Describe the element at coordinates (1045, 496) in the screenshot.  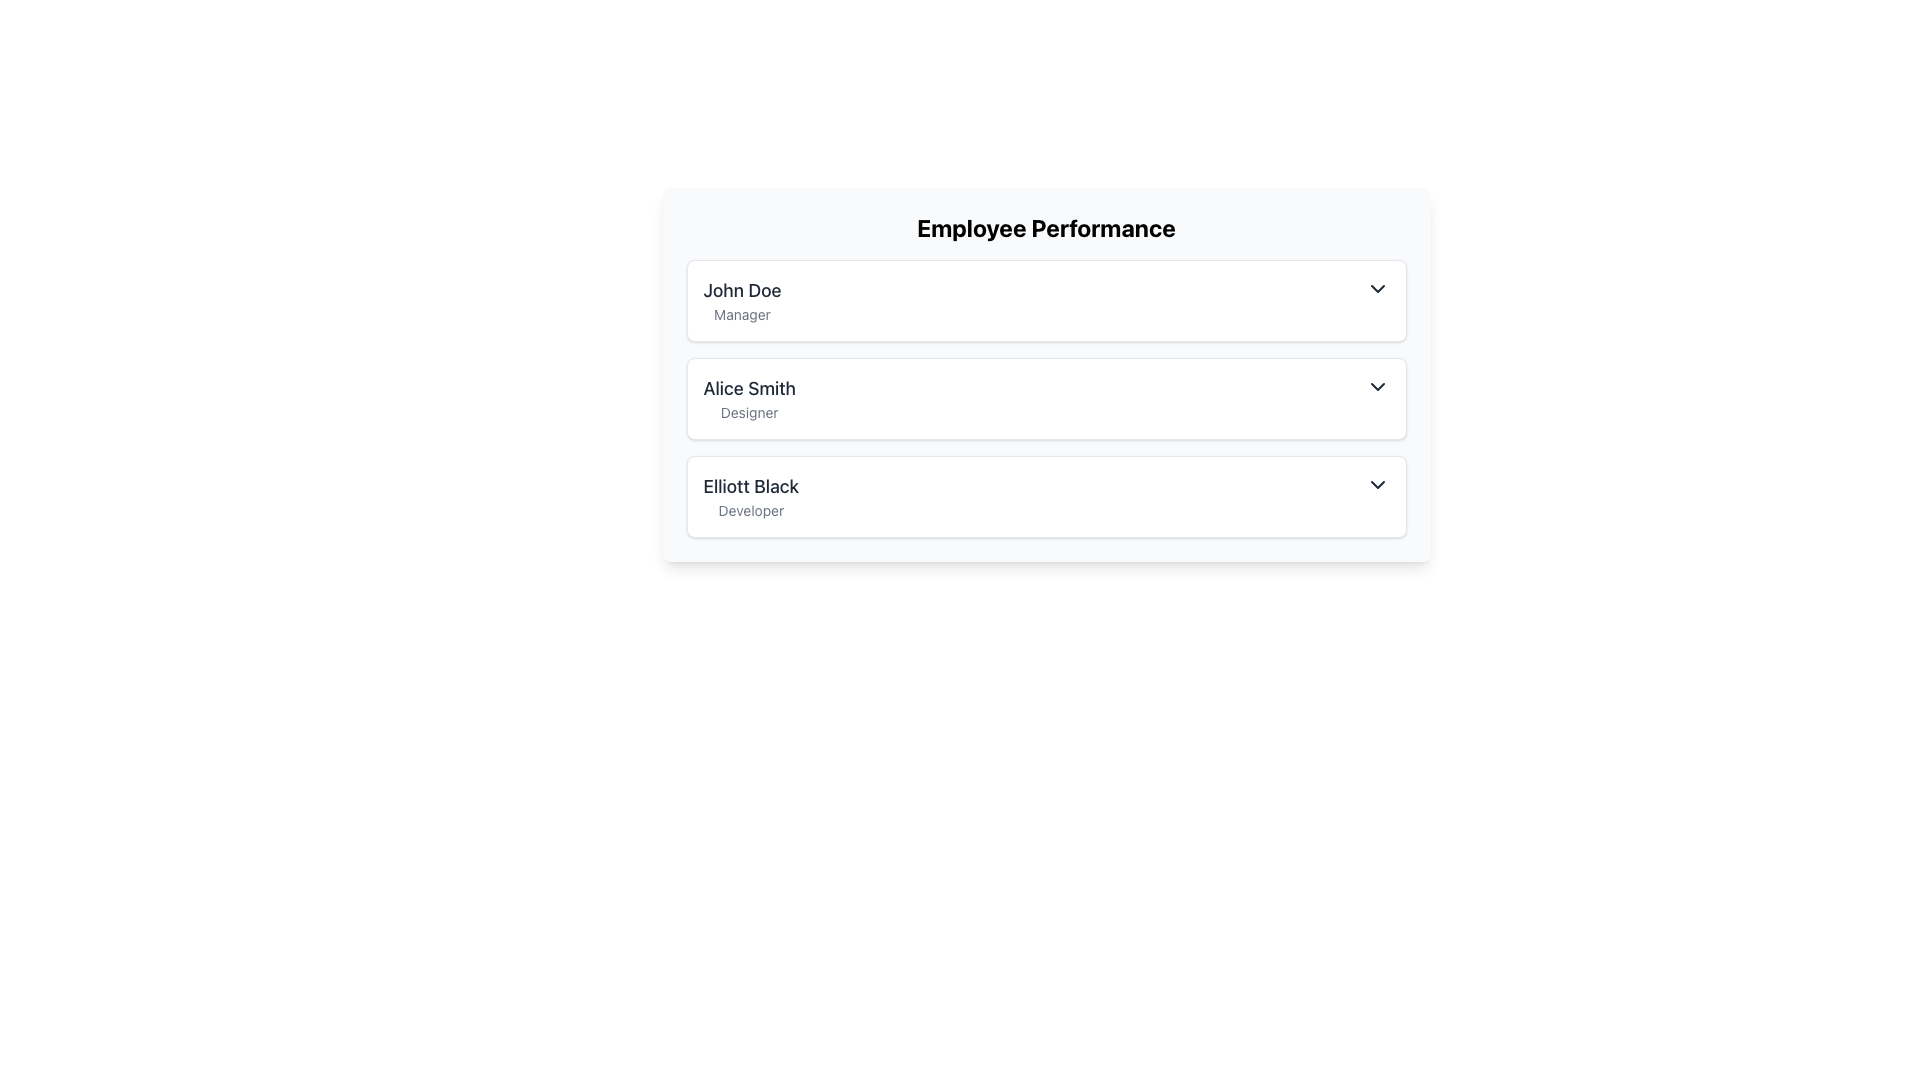
I see `the third list item labeled 'Elliott Black'` at that location.